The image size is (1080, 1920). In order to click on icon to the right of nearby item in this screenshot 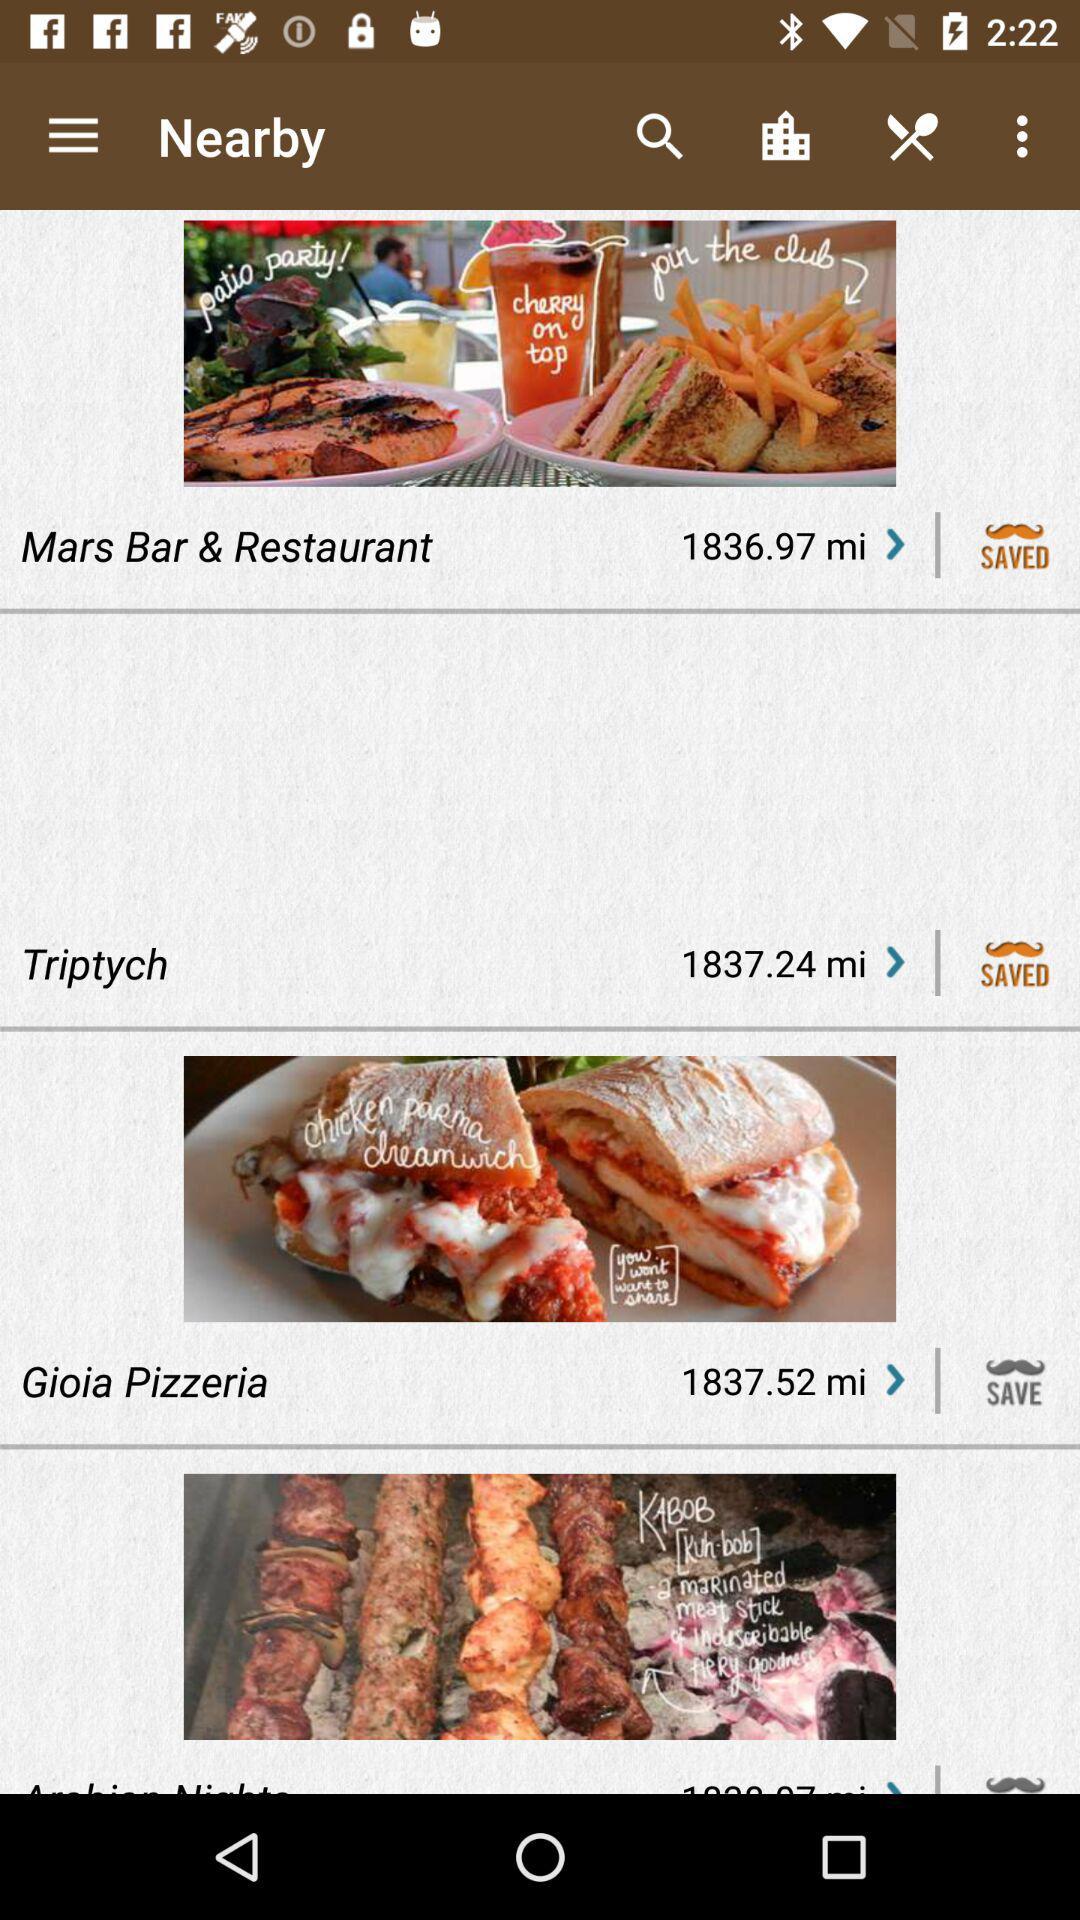, I will do `click(659, 135)`.